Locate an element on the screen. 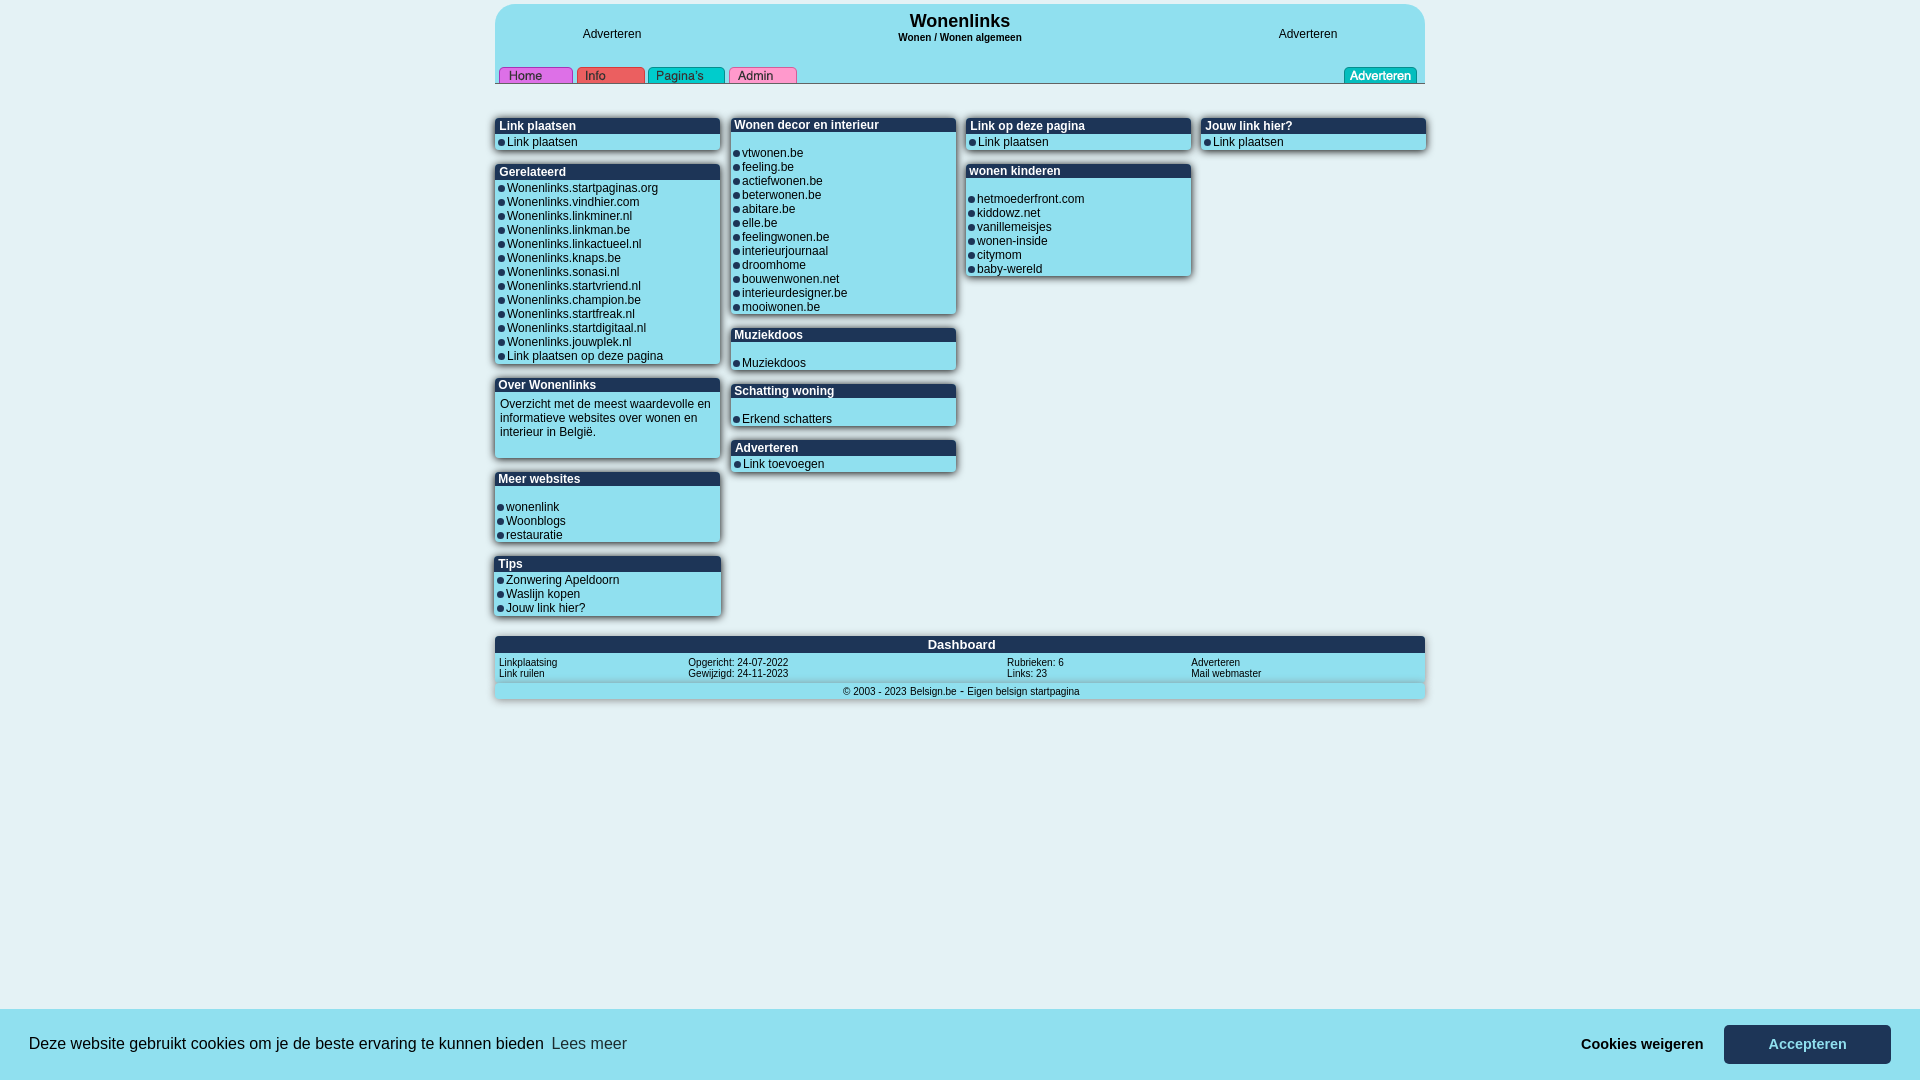 The image size is (1920, 1080). 'beterwonen.be' is located at coordinates (741, 195).